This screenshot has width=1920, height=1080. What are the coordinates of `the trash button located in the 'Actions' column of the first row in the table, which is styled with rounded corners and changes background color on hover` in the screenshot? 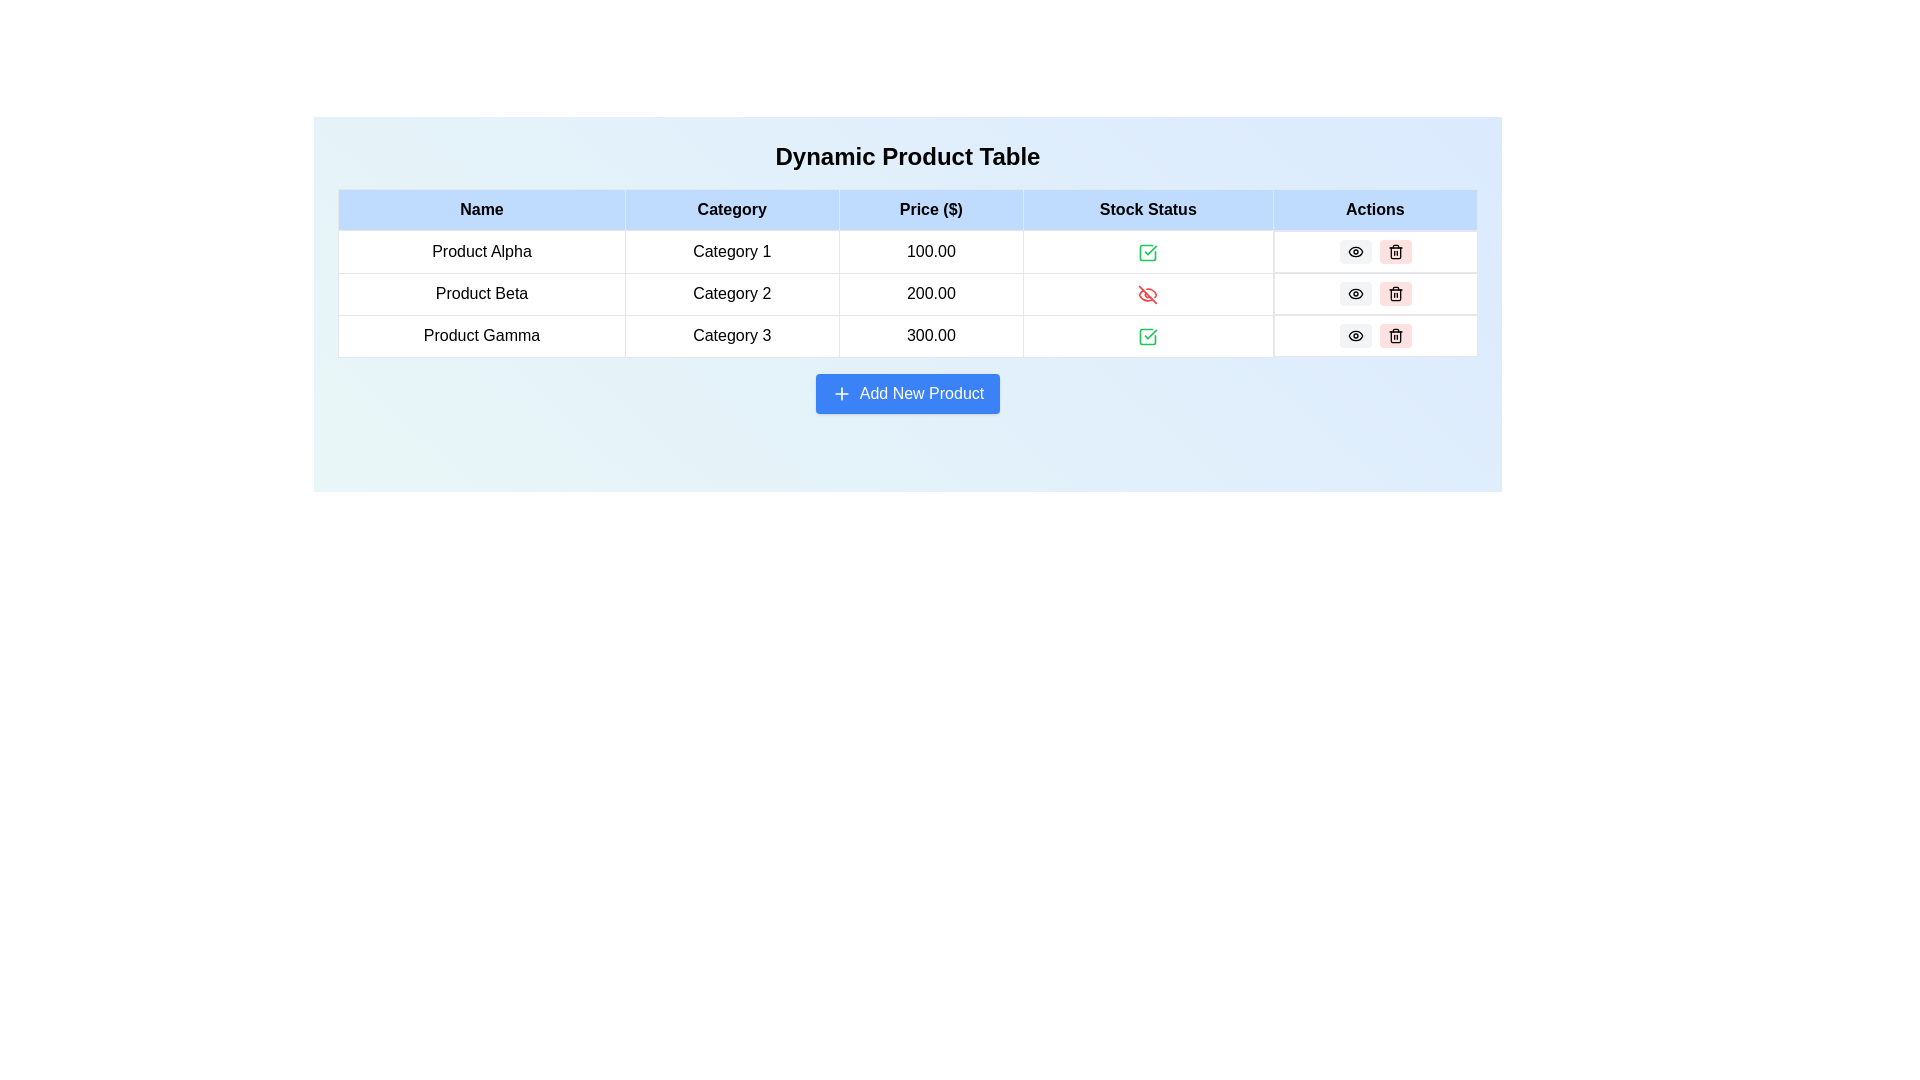 It's located at (1374, 250).